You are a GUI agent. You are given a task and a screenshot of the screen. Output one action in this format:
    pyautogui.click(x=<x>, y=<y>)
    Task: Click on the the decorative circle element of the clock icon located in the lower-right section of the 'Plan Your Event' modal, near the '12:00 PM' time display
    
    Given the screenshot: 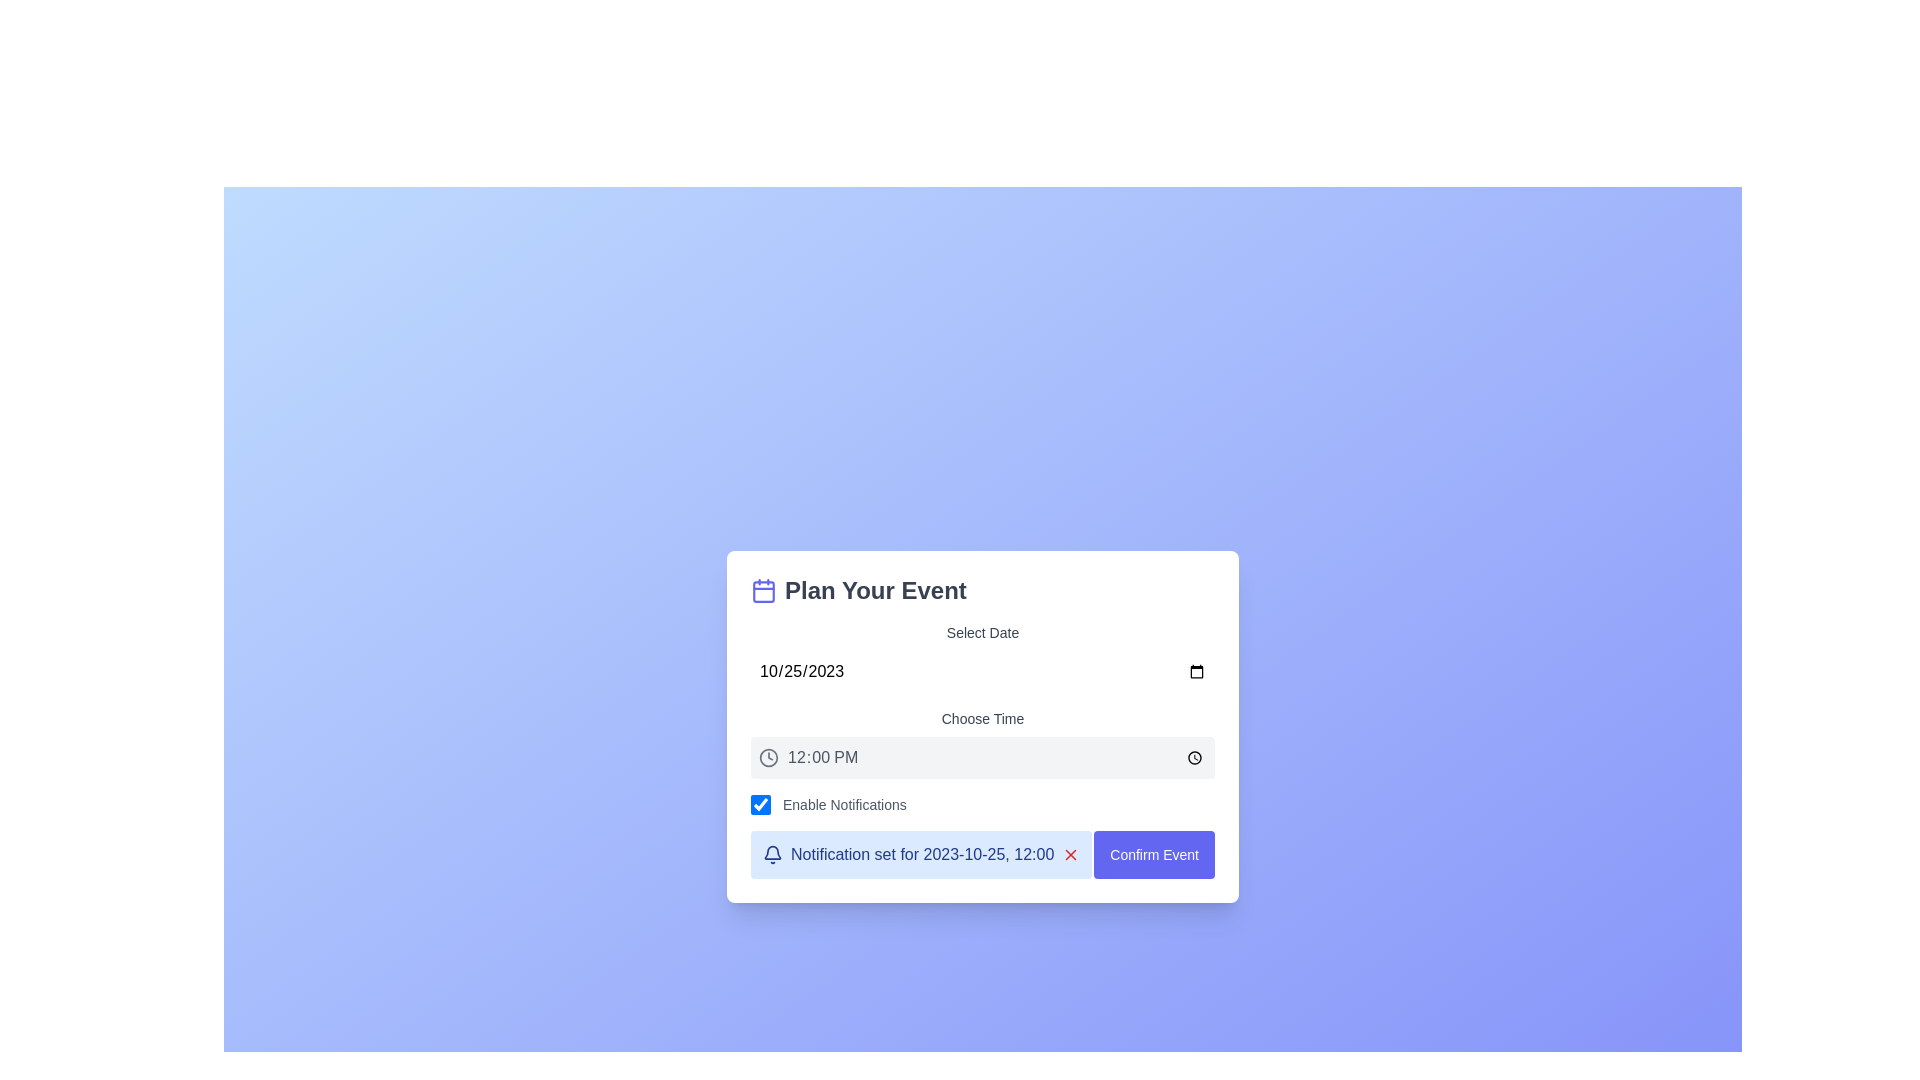 What is the action you would take?
    pyautogui.click(x=767, y=758)
    